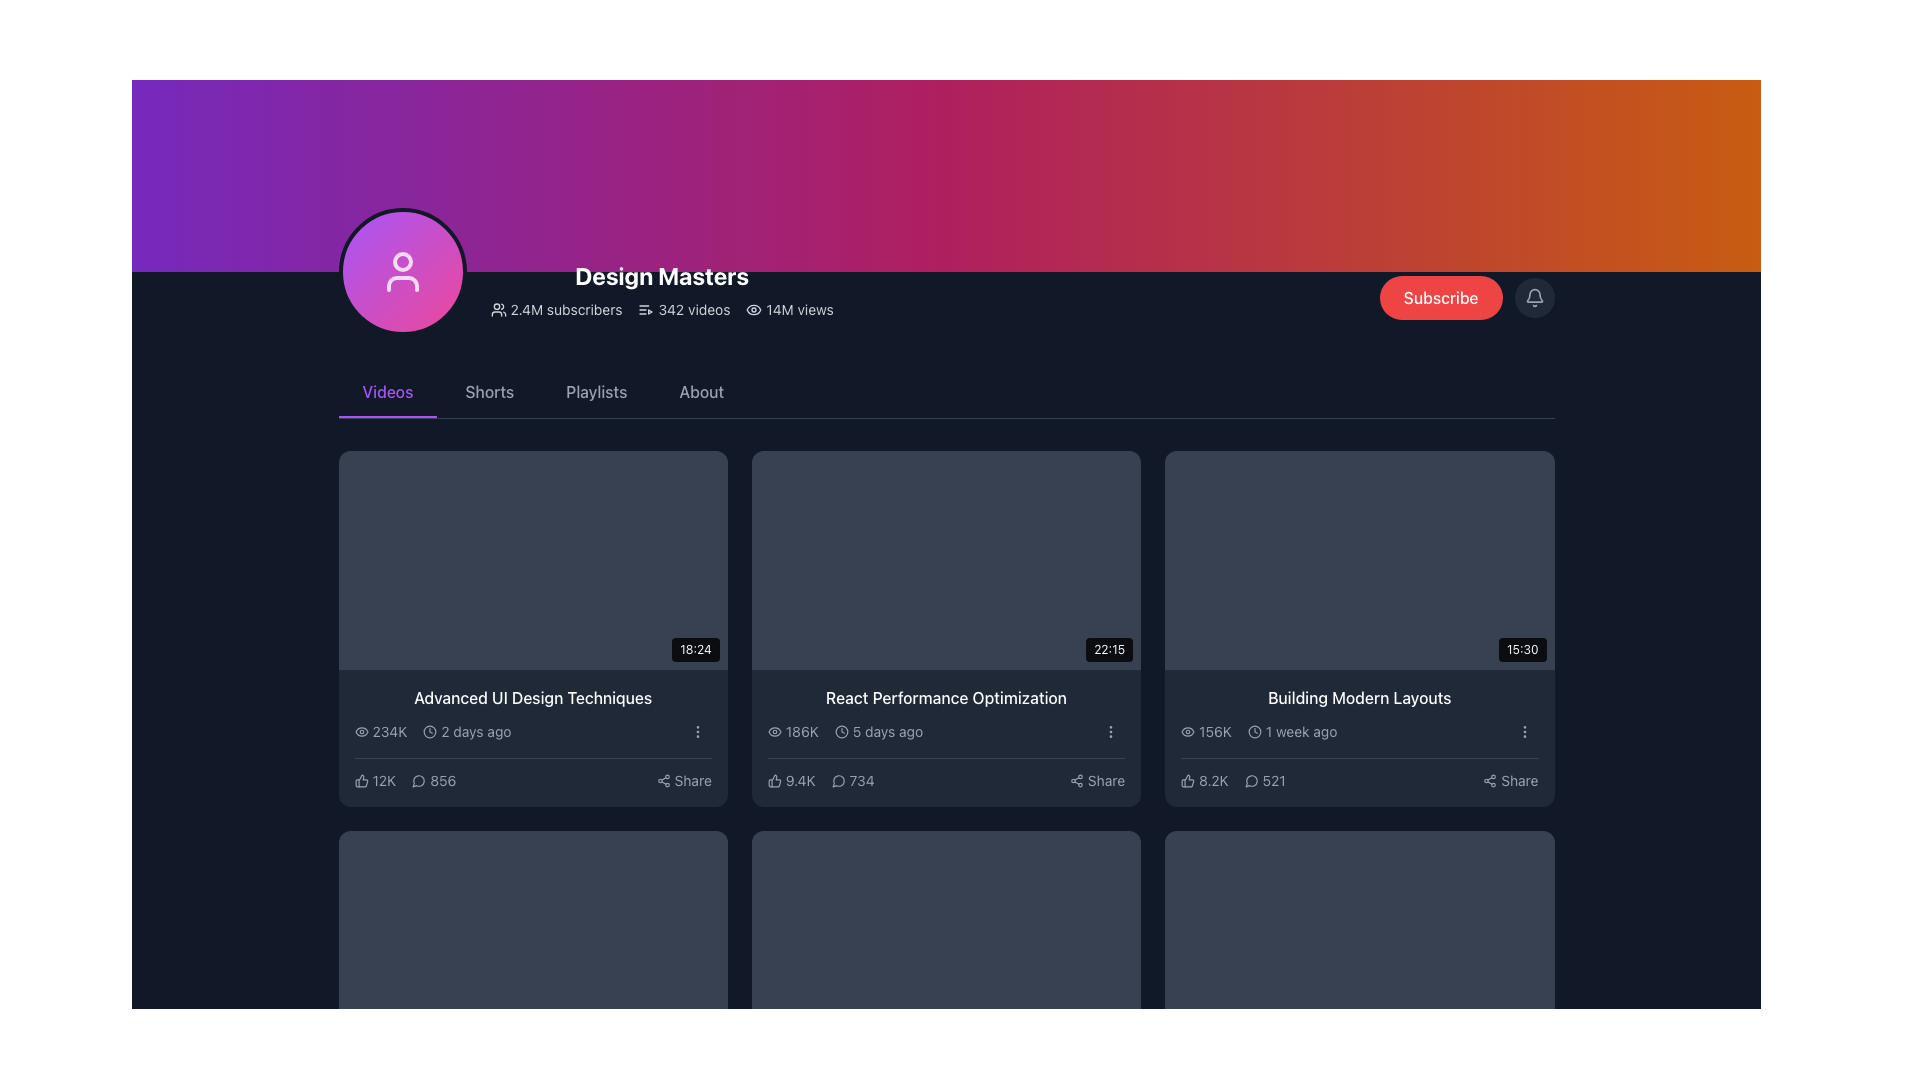  Describe the element at coordinates (945, 697) in the screenshot. I see `the Text label that acts as a header or title for the associated video content located in the second content card of the first row under the 'Videos' section` at that location.